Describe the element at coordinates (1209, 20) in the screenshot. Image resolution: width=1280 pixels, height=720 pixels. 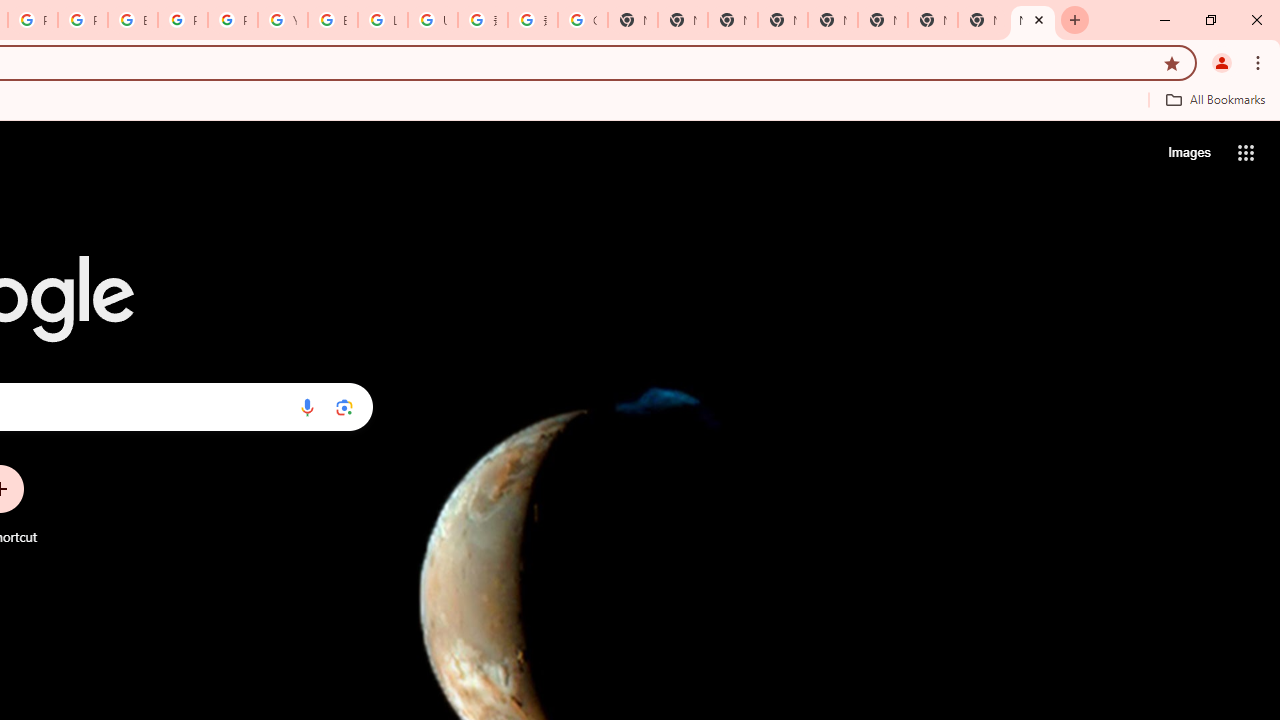
I see `'Restore'` at that location.